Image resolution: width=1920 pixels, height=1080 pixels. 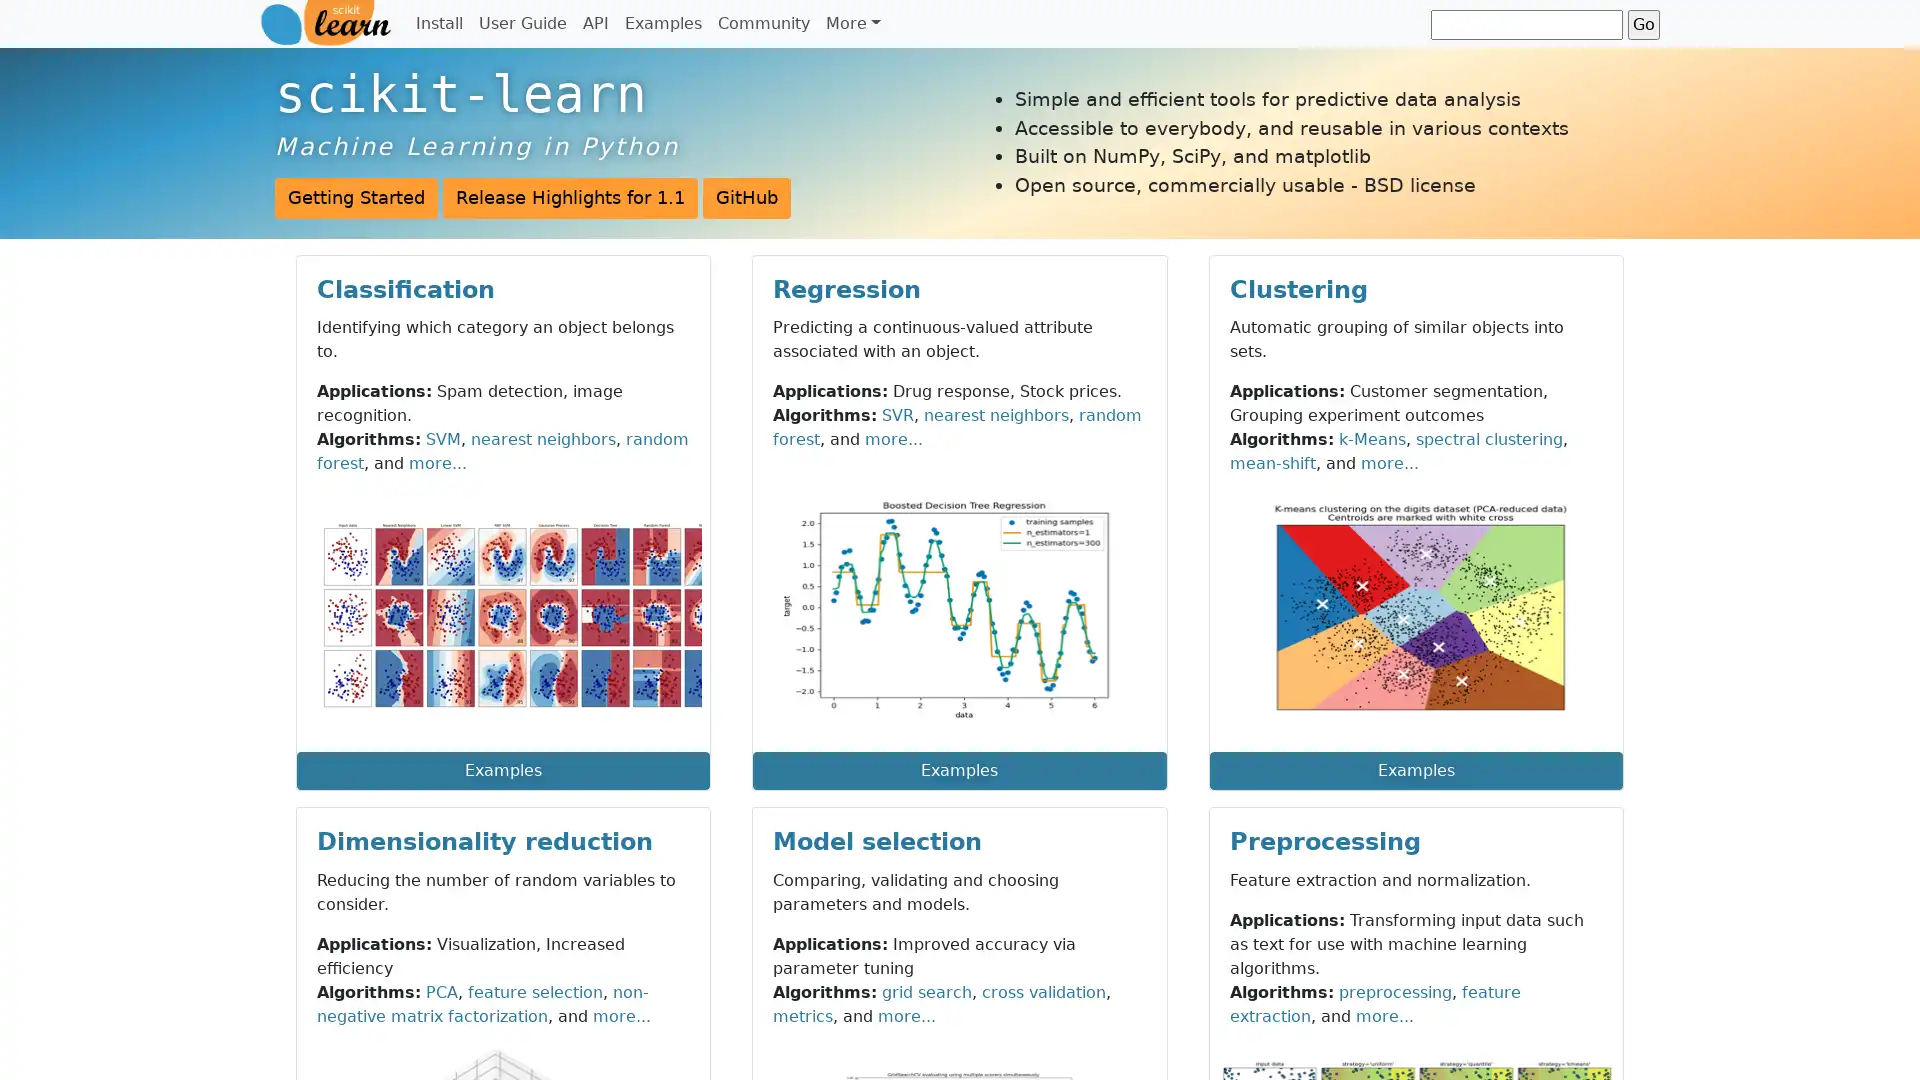 I want to click on Go, so click(x=1643, y=23).